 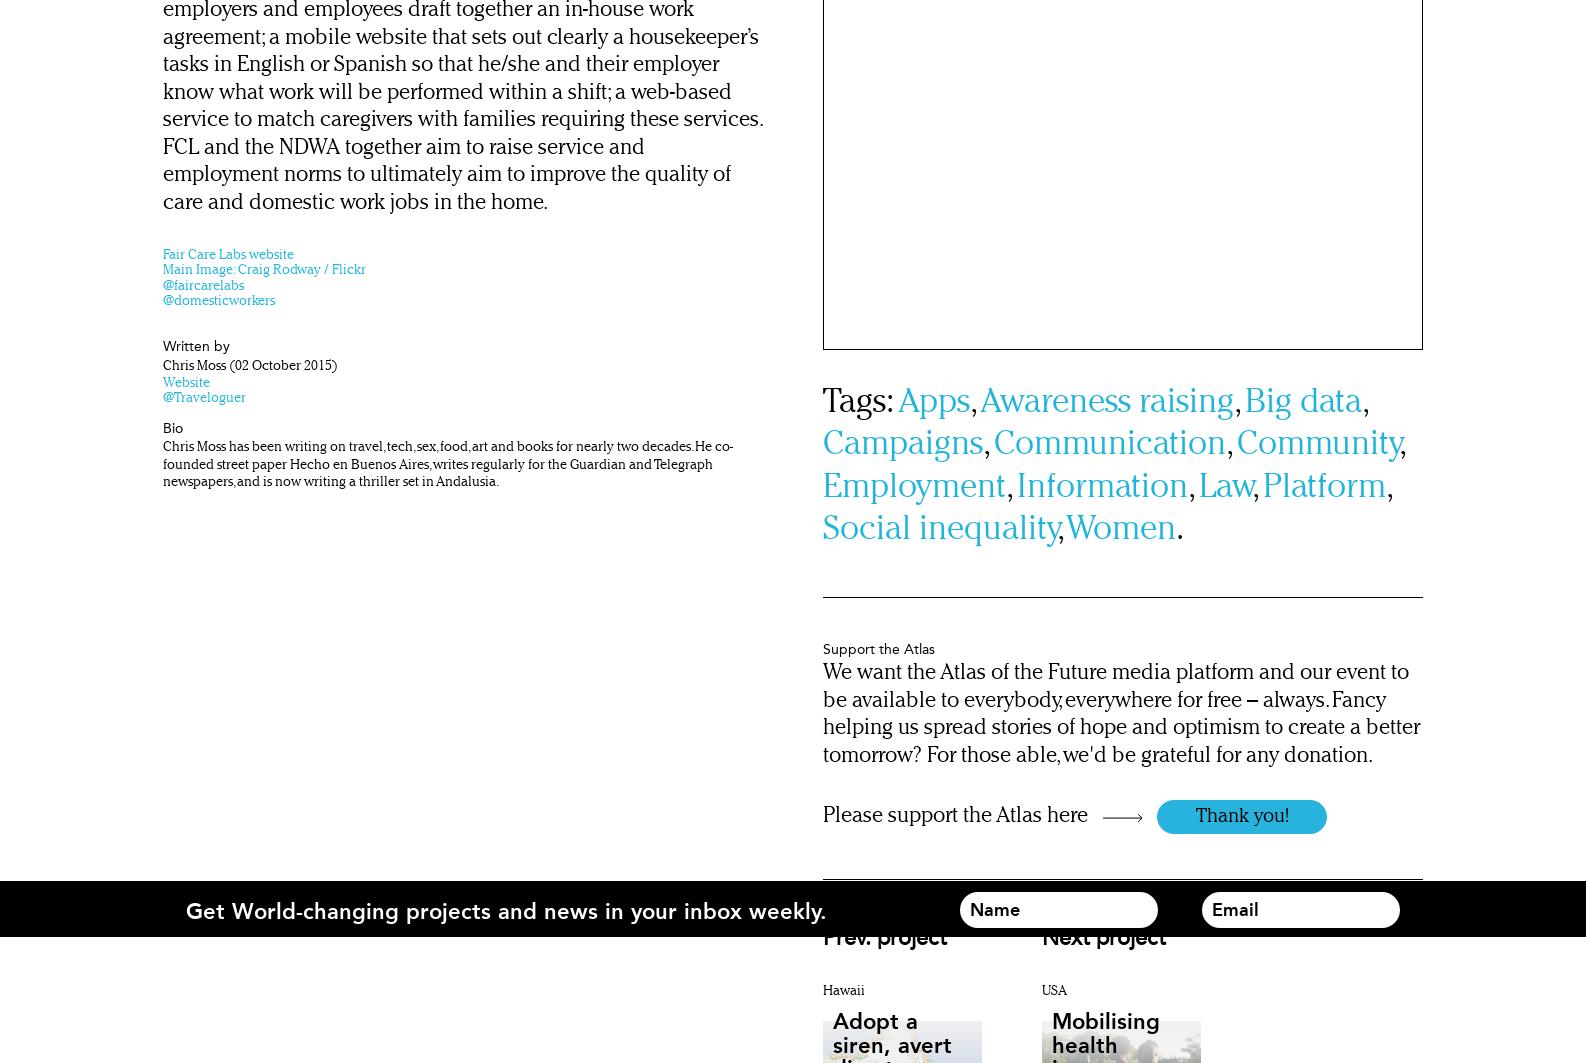 I want to click on 'Social inequality', so click(x=939, y=530).